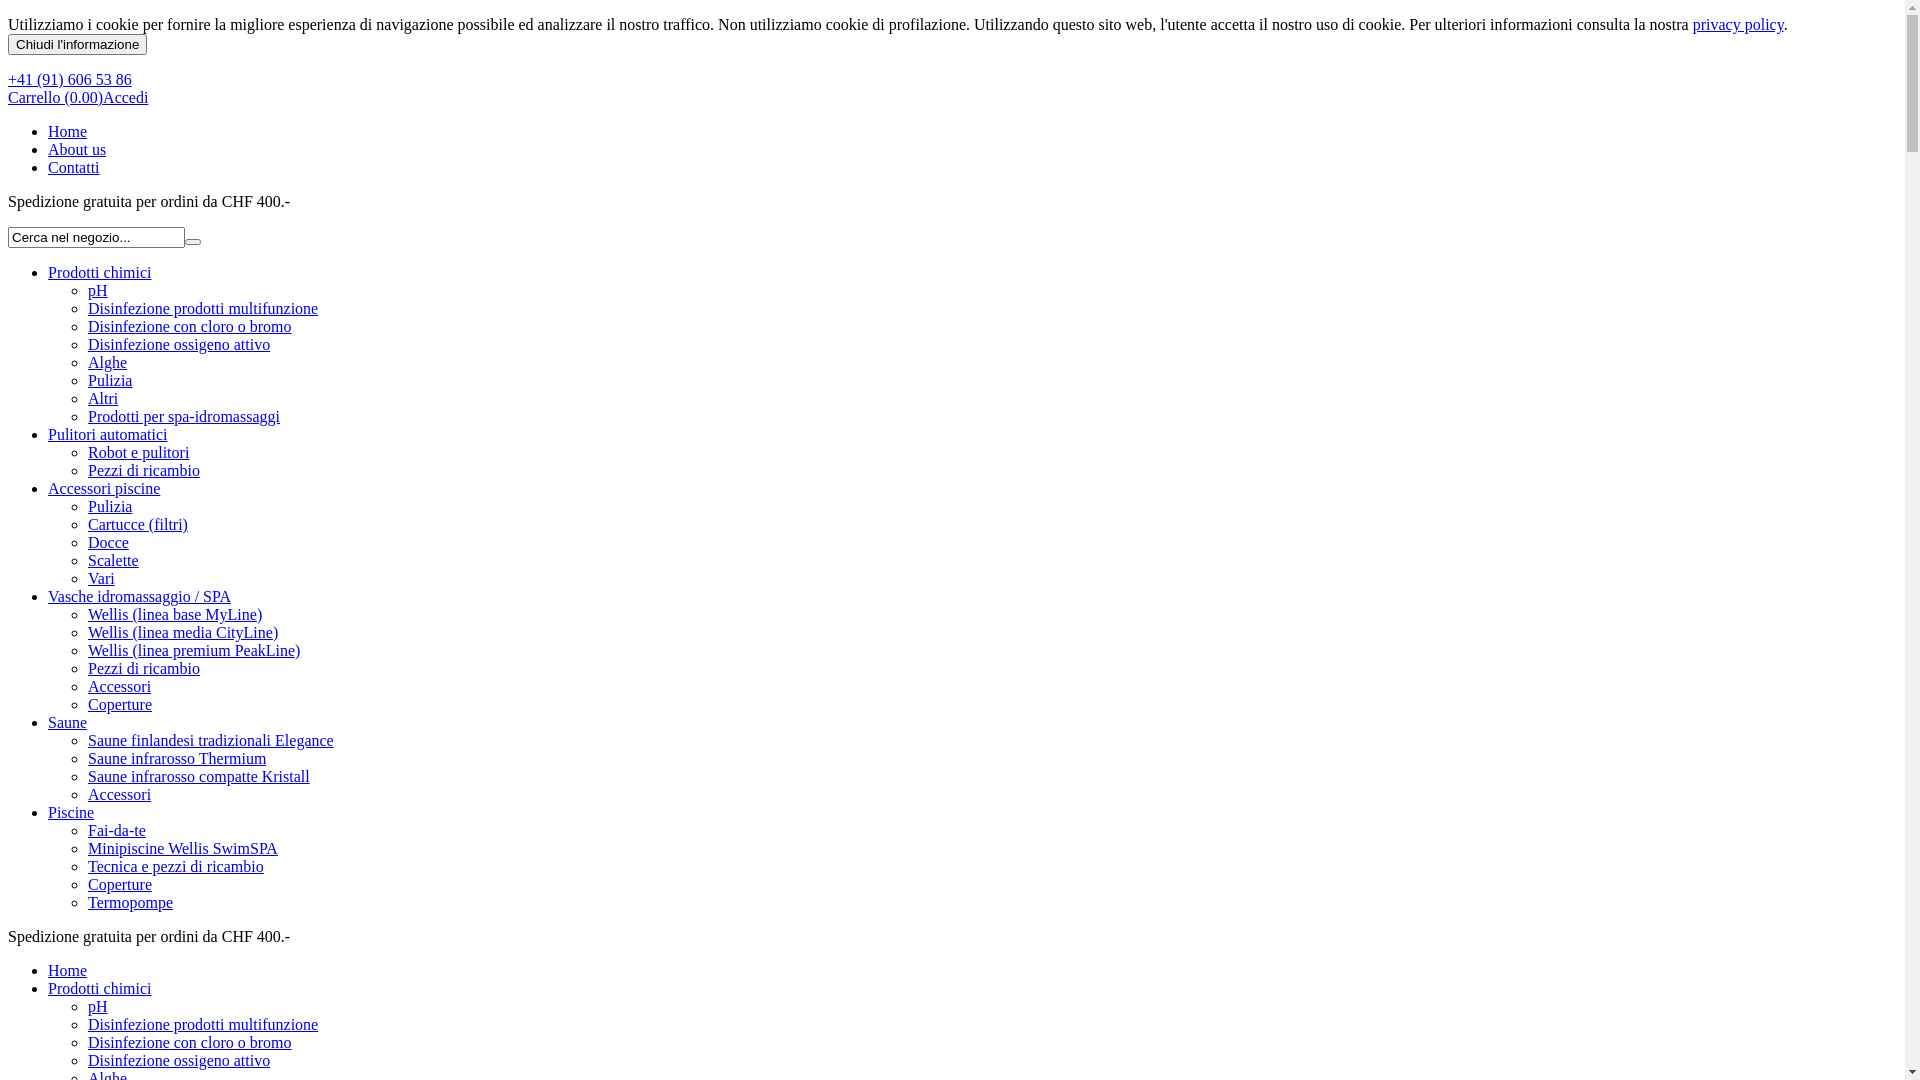 The image size is (1920, 1080). What do you see at coordinates (129, 902) in the screenshot?
I see `'Termopompe'` at bounding box center [129, 902].